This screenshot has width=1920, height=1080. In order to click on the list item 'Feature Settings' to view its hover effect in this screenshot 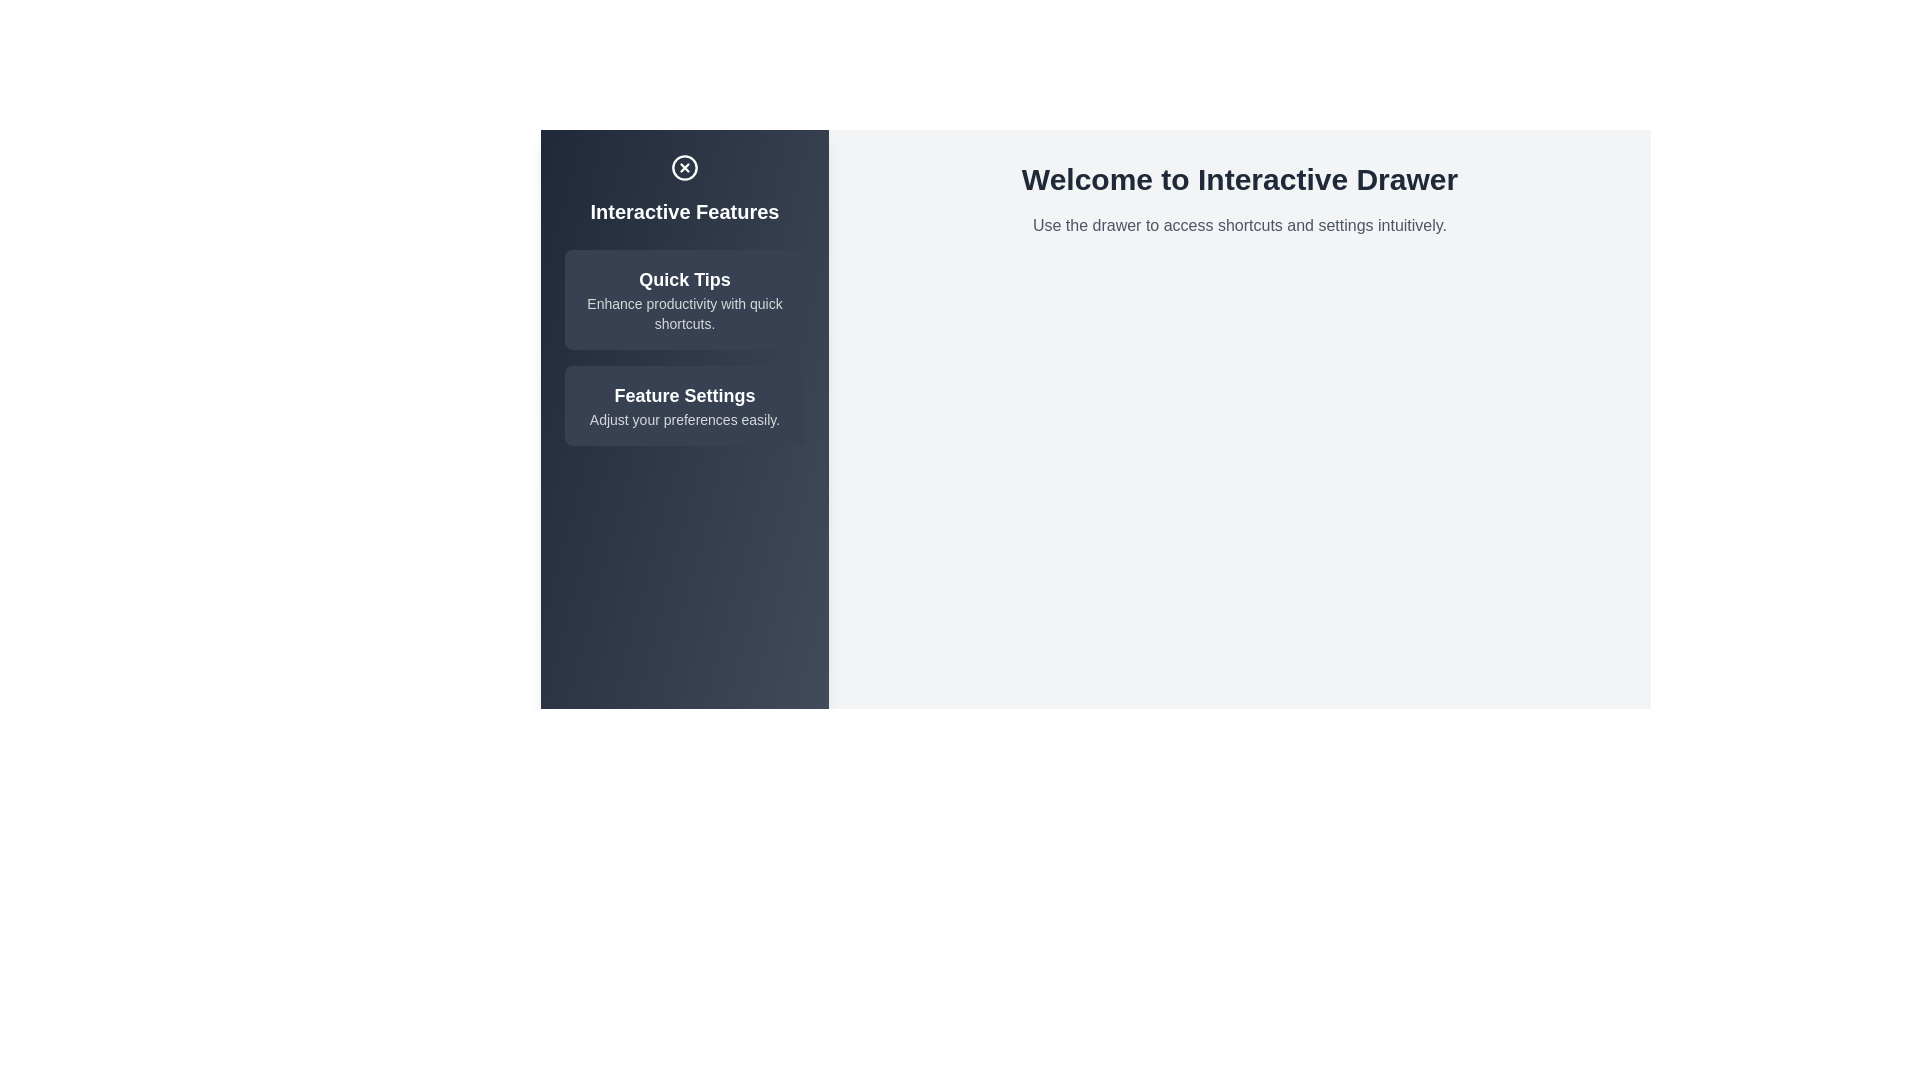, I will do `click(685, 405)`.